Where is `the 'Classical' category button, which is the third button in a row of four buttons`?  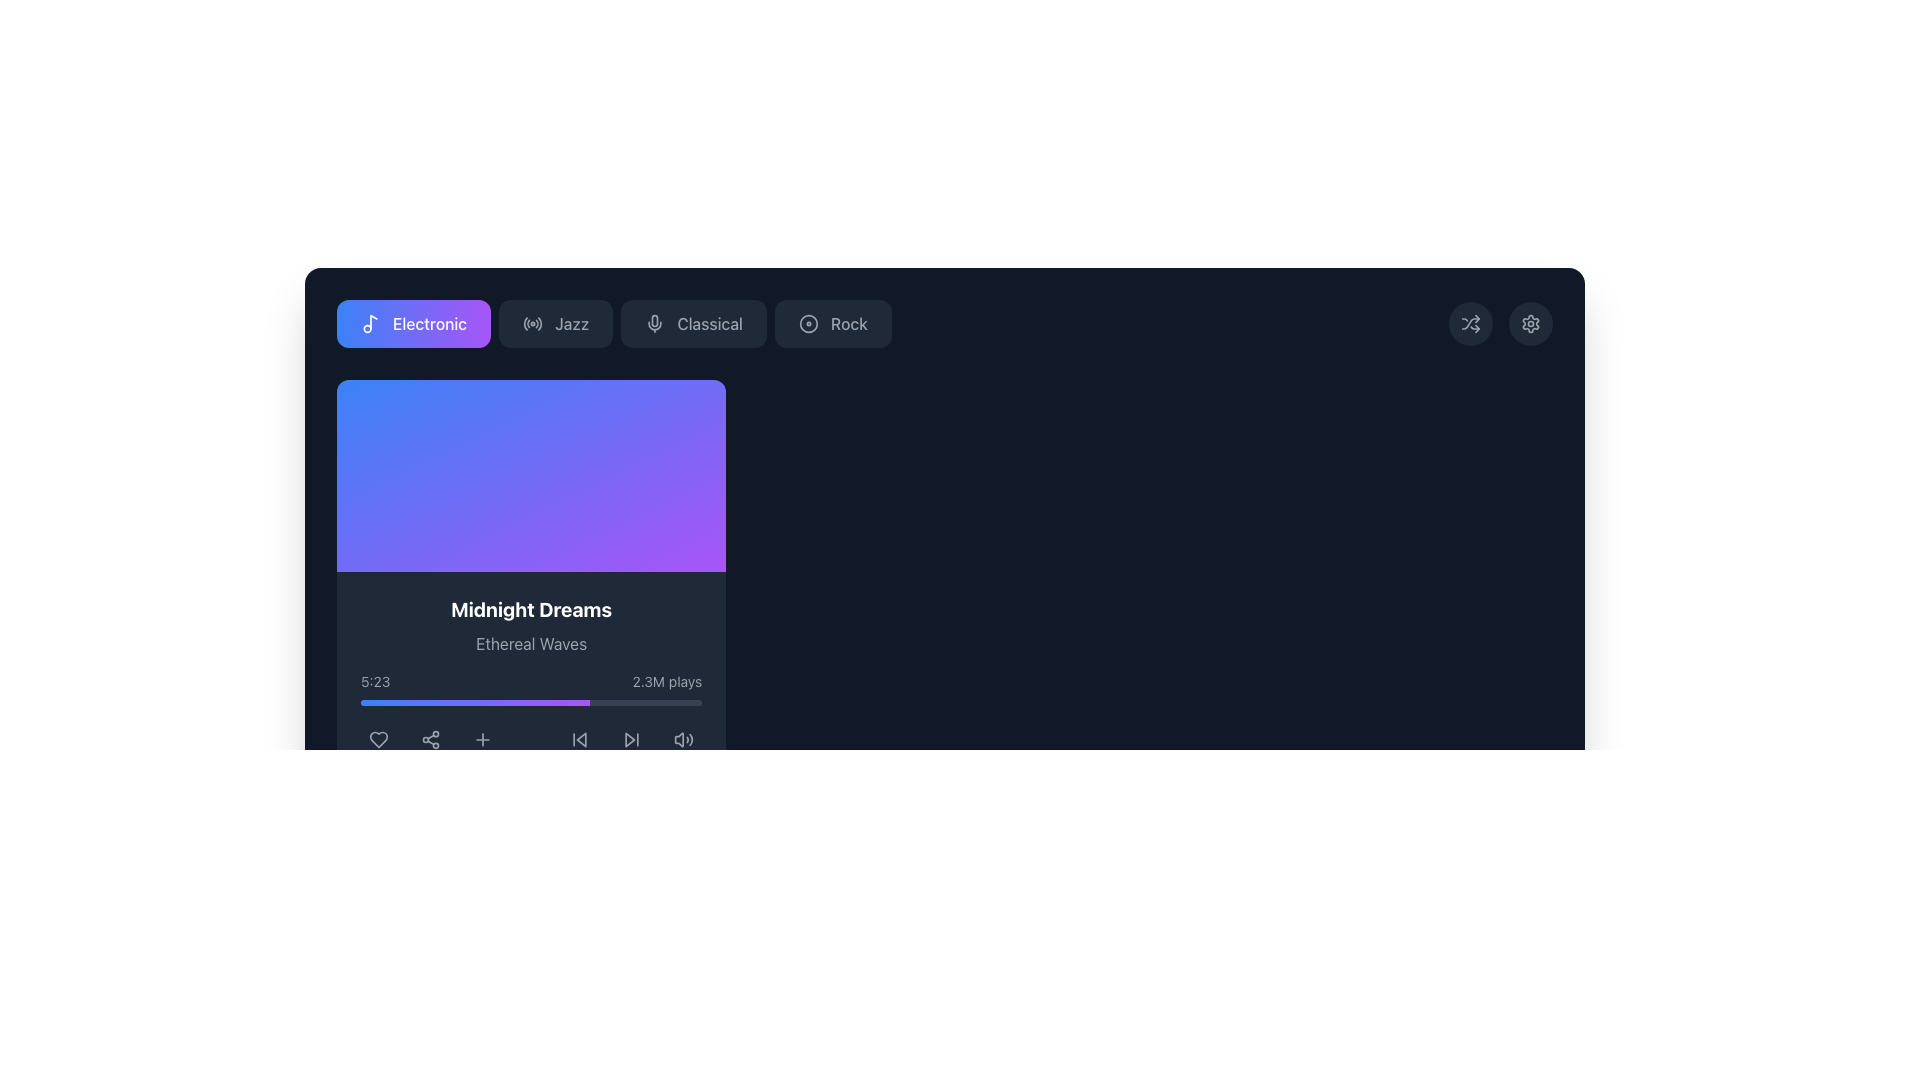 the 'Classical' category button, which is the third button in a row of four buttons is located at coordinates (694, 323).